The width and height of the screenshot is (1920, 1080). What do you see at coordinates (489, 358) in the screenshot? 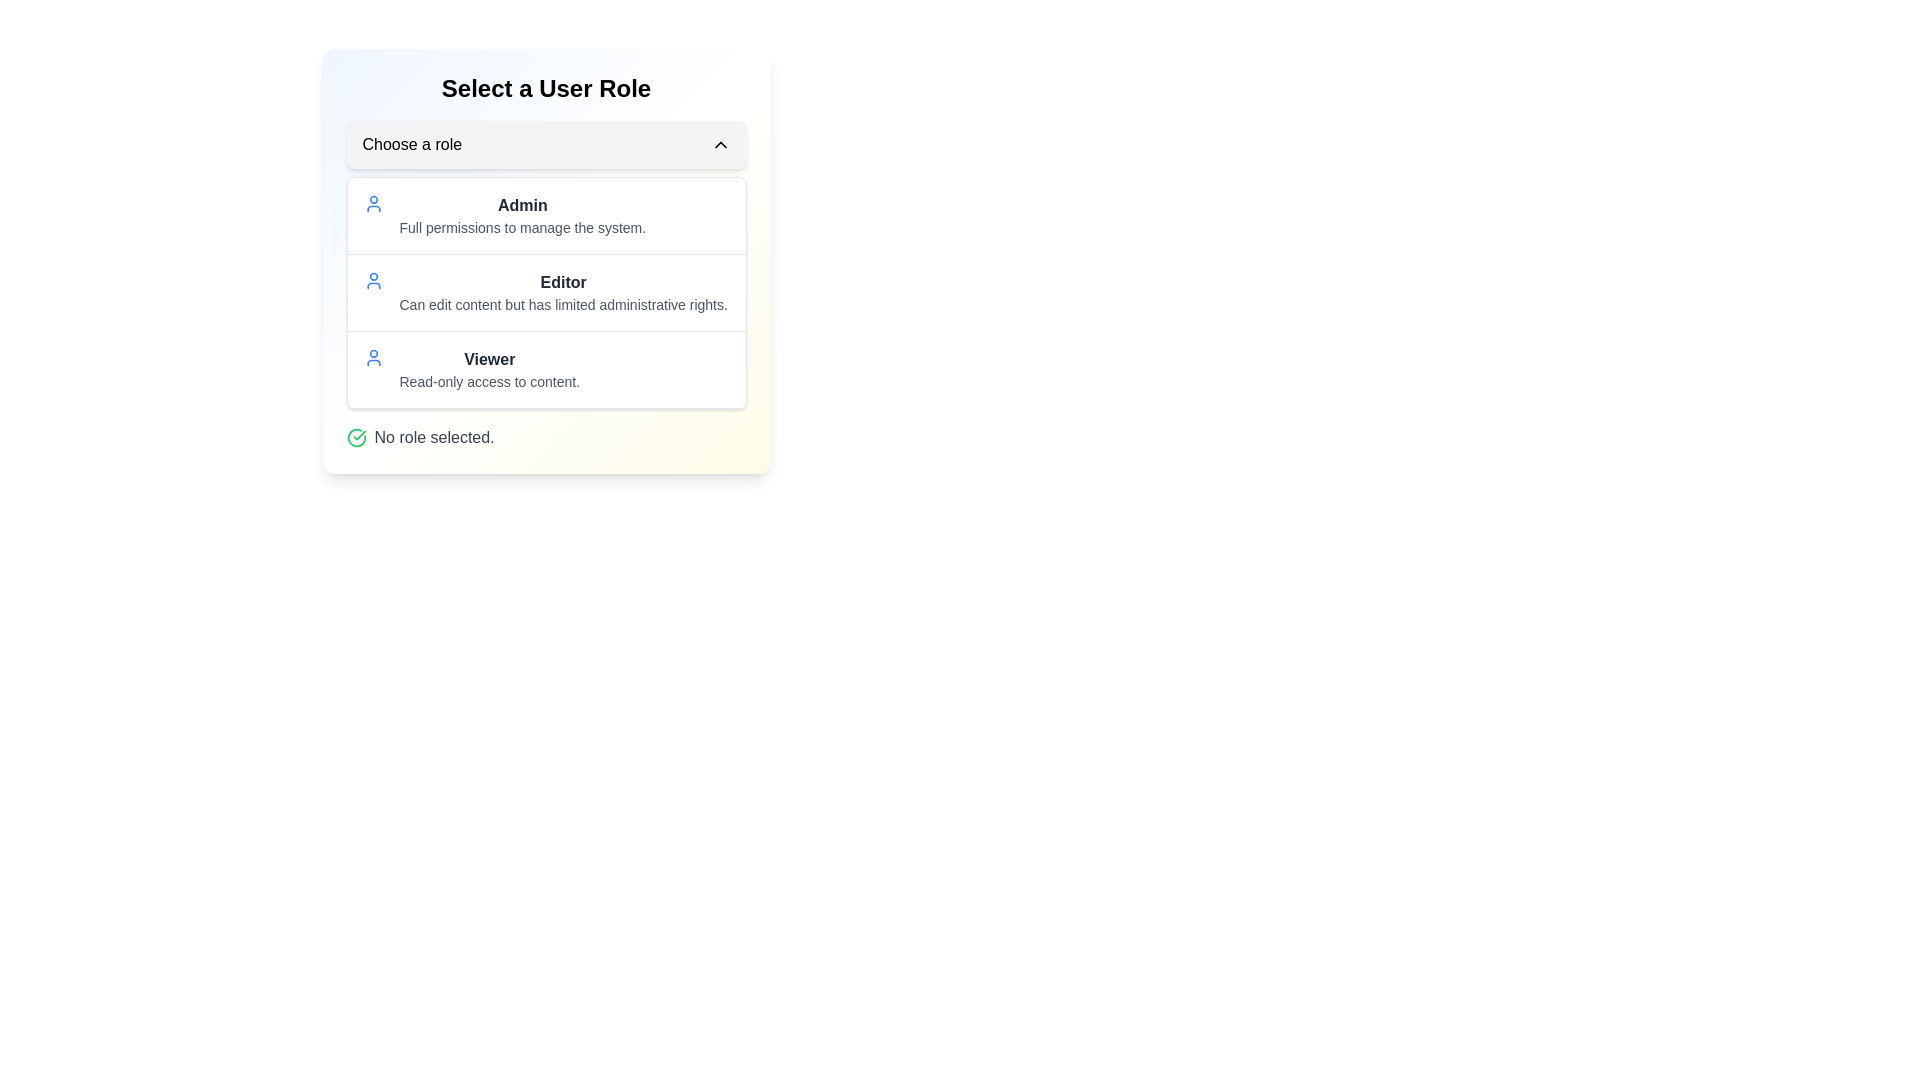
I see `the static text label identifying the 'Viewer' role, which is located in the modal dialog titled 'Select a User Role', positioned below 'Admin' and 'Editor'` at bounding box center [489, 358].